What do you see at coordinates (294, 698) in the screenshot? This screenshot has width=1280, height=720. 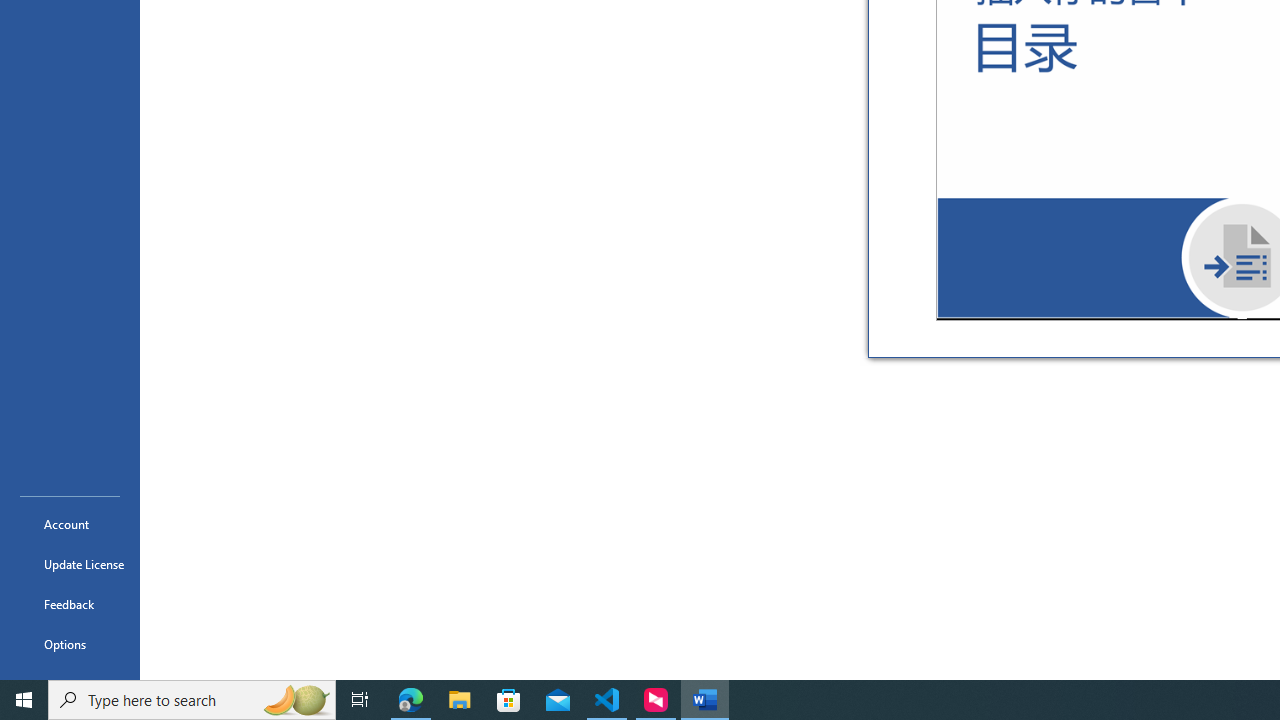 I see `'Search highlights icon opens search home window'` at bounding box center [294, 698].